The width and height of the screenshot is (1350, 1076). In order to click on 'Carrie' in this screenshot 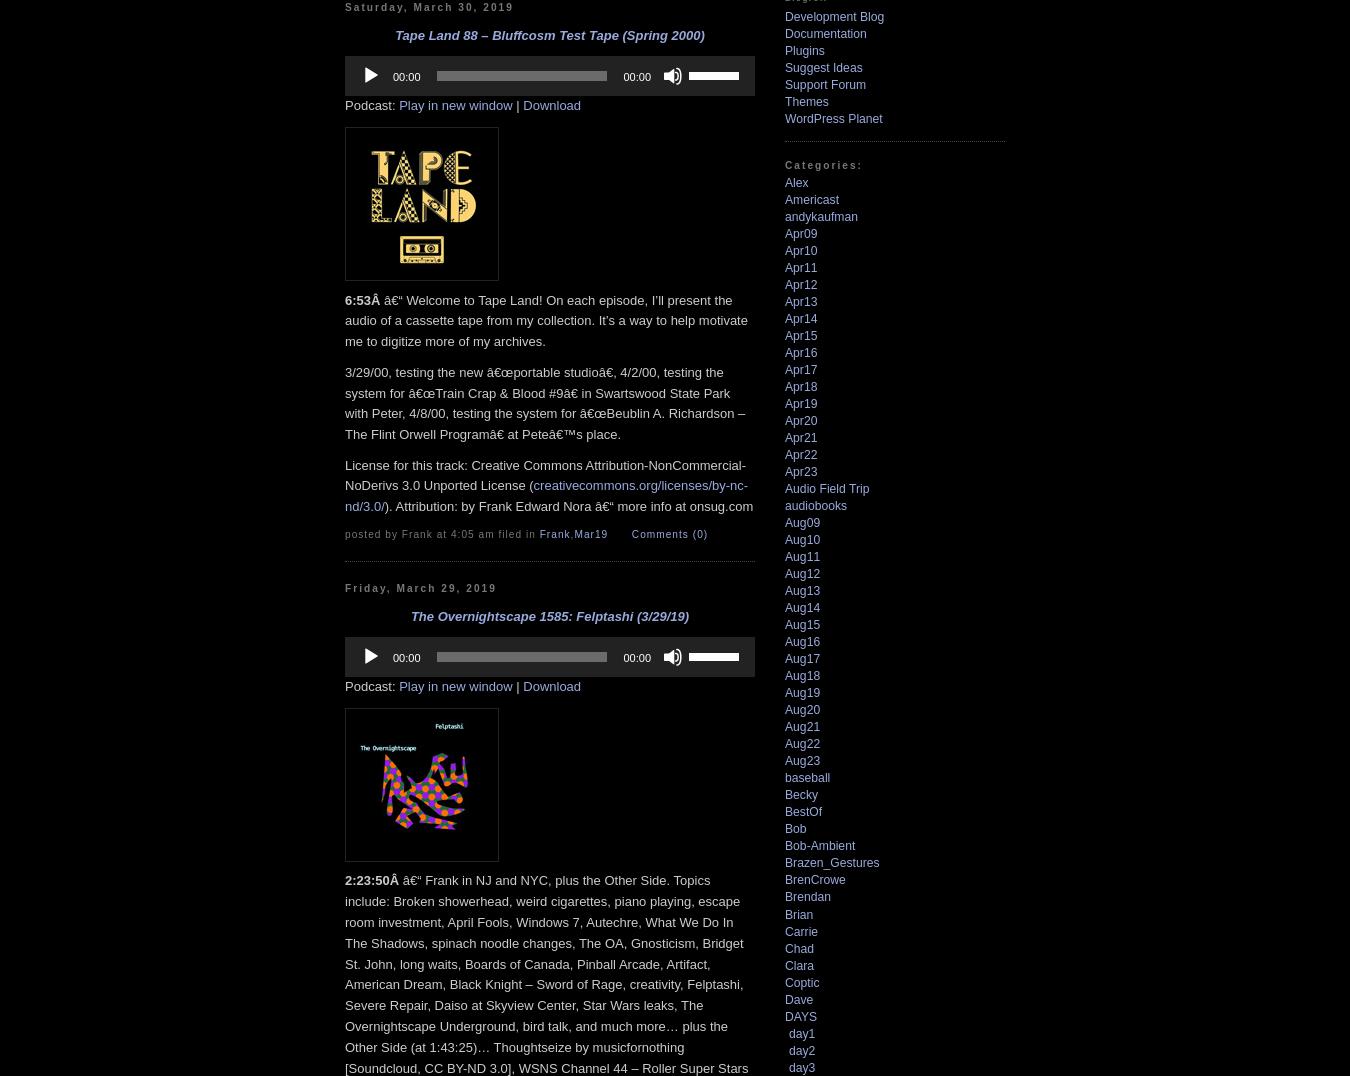, I will do `click(801, 929)`.